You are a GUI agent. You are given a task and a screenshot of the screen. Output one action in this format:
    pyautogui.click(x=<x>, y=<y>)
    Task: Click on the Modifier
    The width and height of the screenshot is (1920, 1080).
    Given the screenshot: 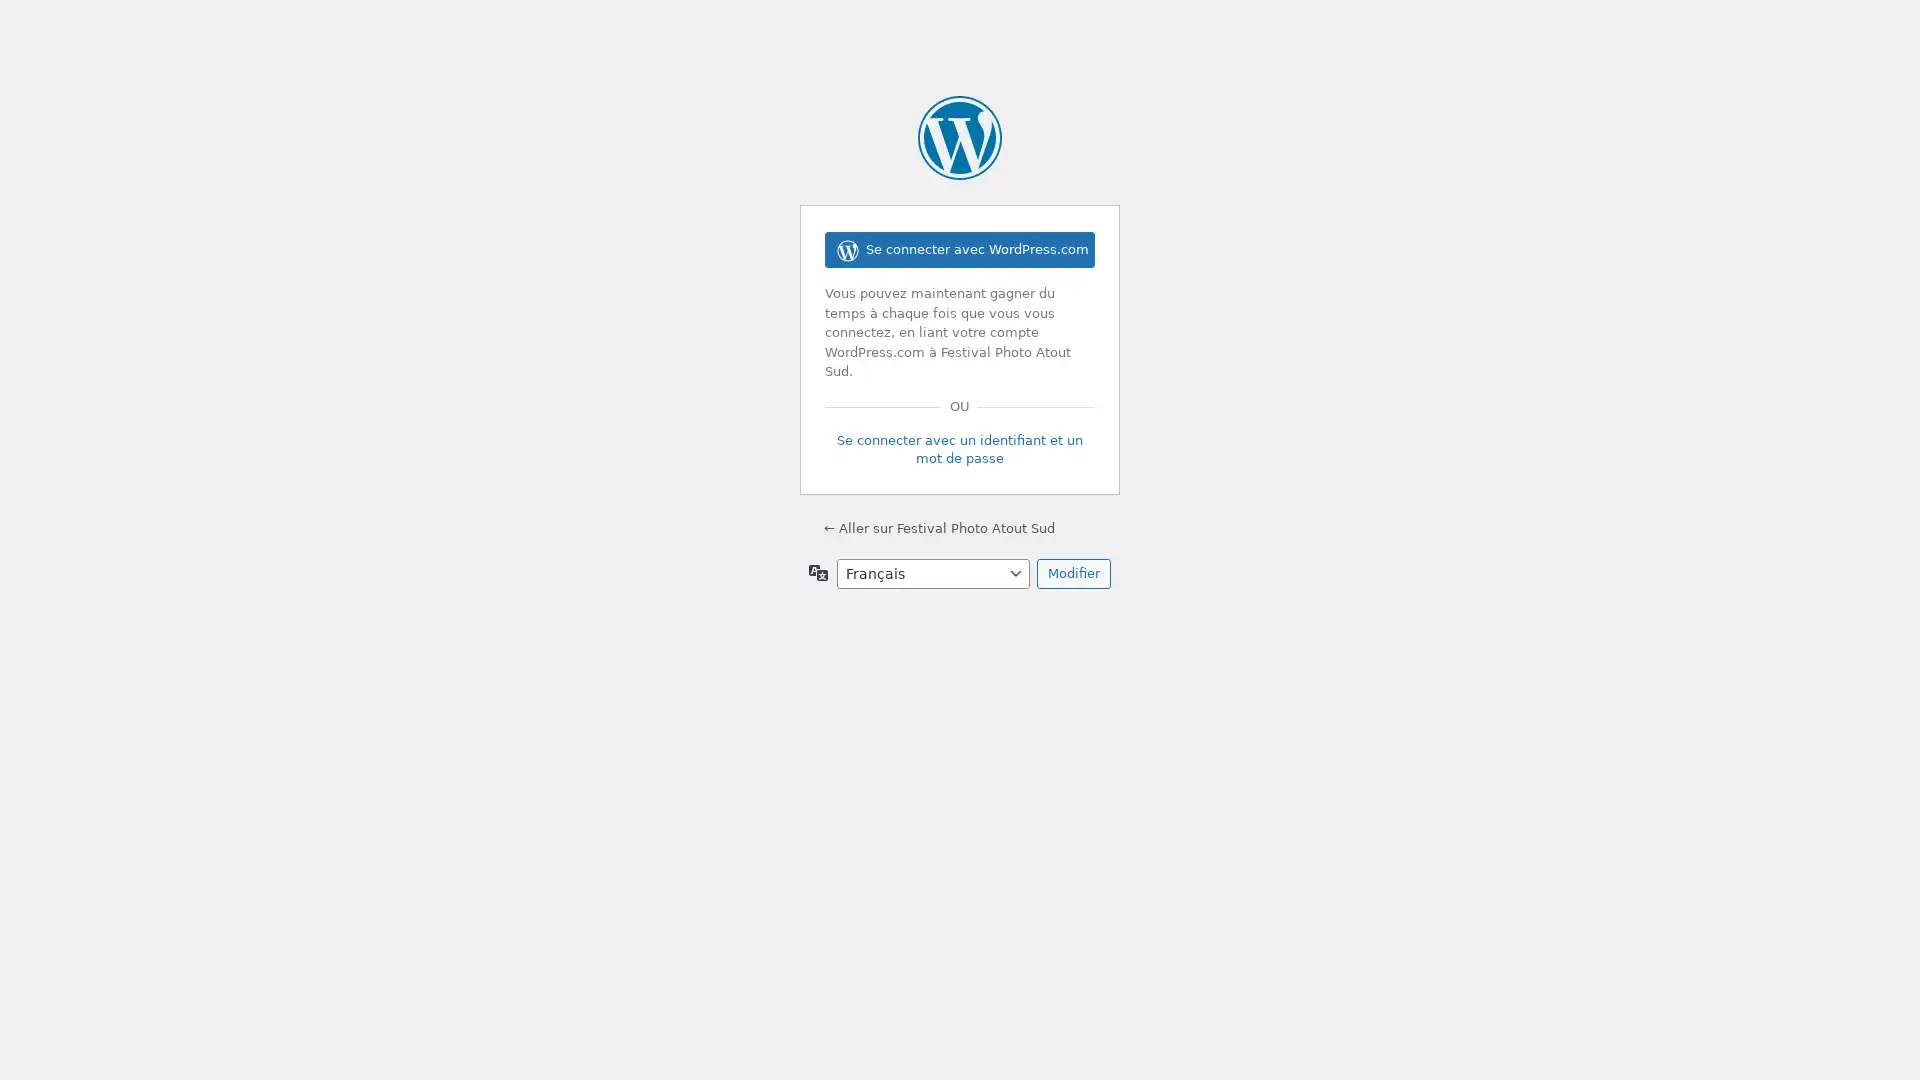 What is the action you would take?
    pyautogui.click(x=1073, y=573)
    